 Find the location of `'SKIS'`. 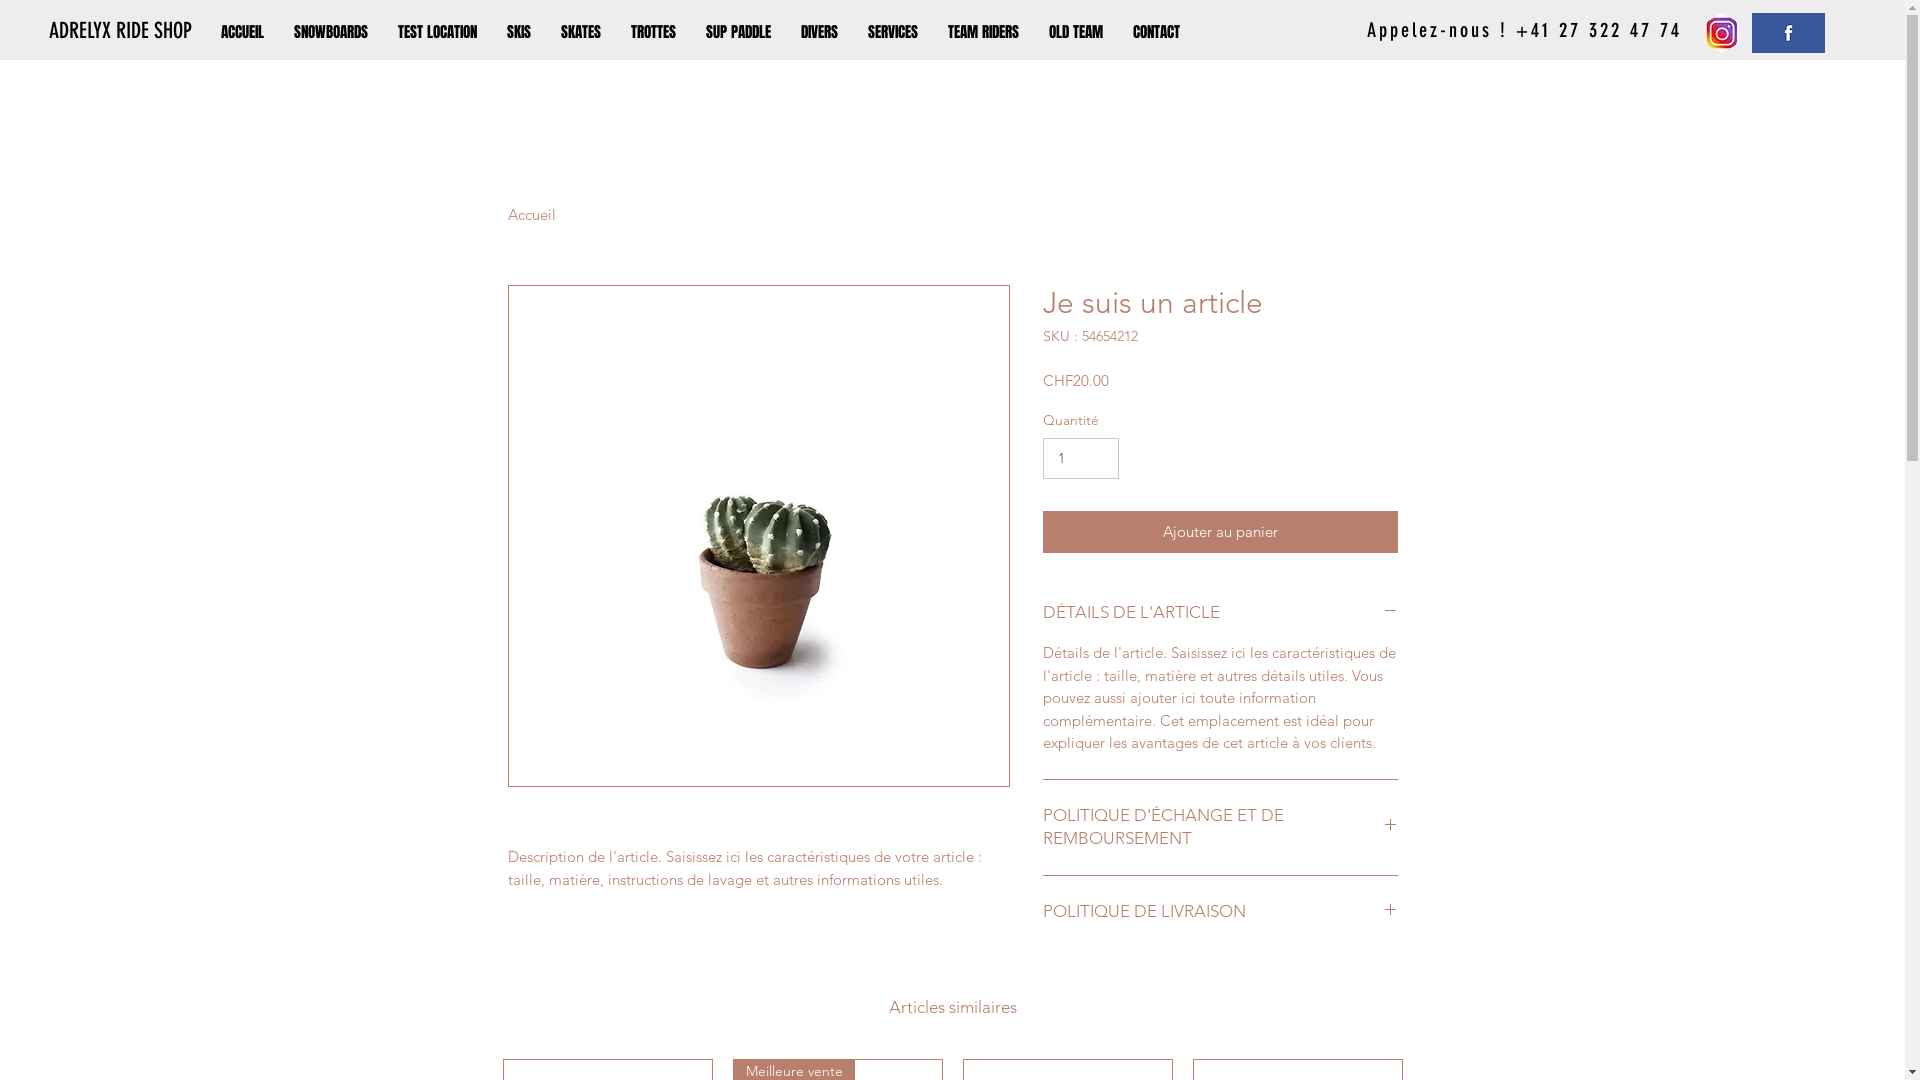

'SKIS' is located at coordinates (518, 31).